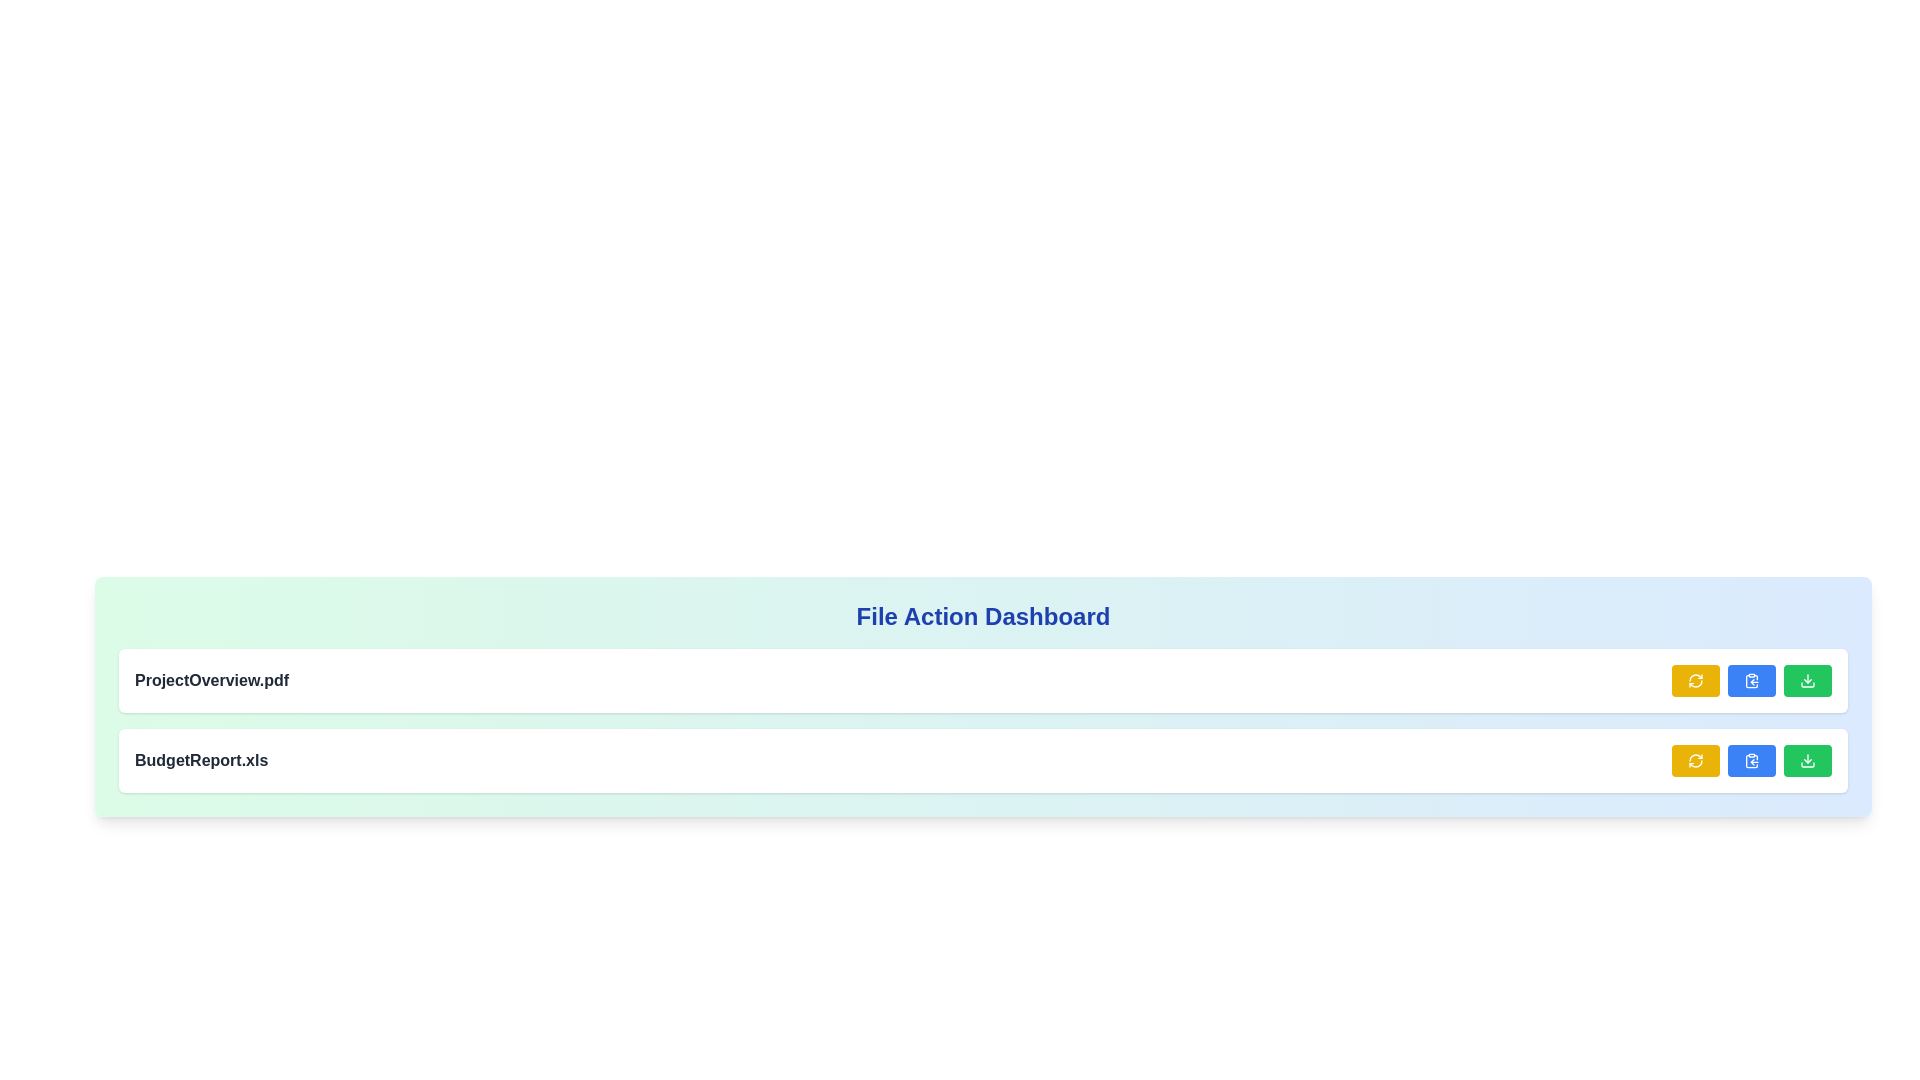 The width and height of the screenshot is (1920, 1080). Describe the element at coordinates (1808, 680) in the screenshot. I see `the far right button in the horizontal row of three buttons to initiate the download for the associated document` at that location.